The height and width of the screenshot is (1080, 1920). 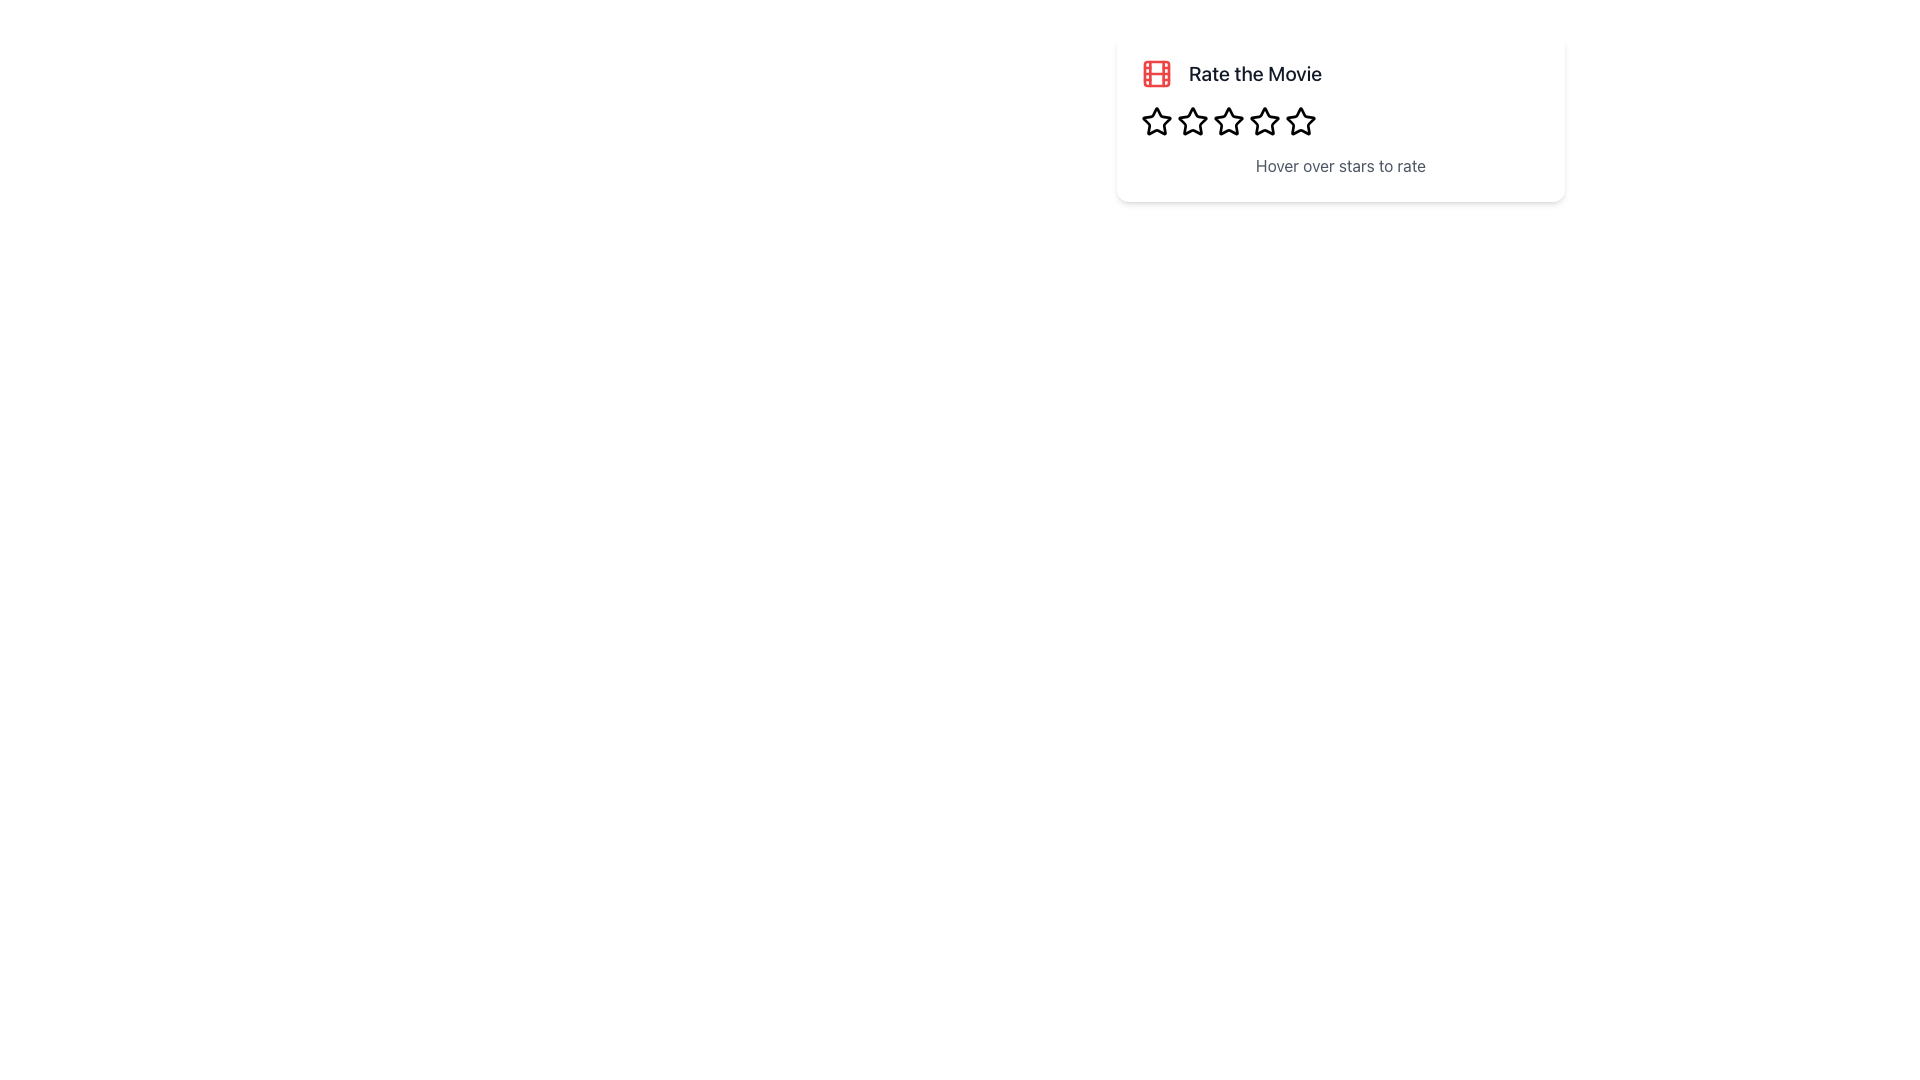 I want to click on the fourth star-shaped icon in the star rating system located under the text 'Rate the Movie', so click(x=1300, y=120).